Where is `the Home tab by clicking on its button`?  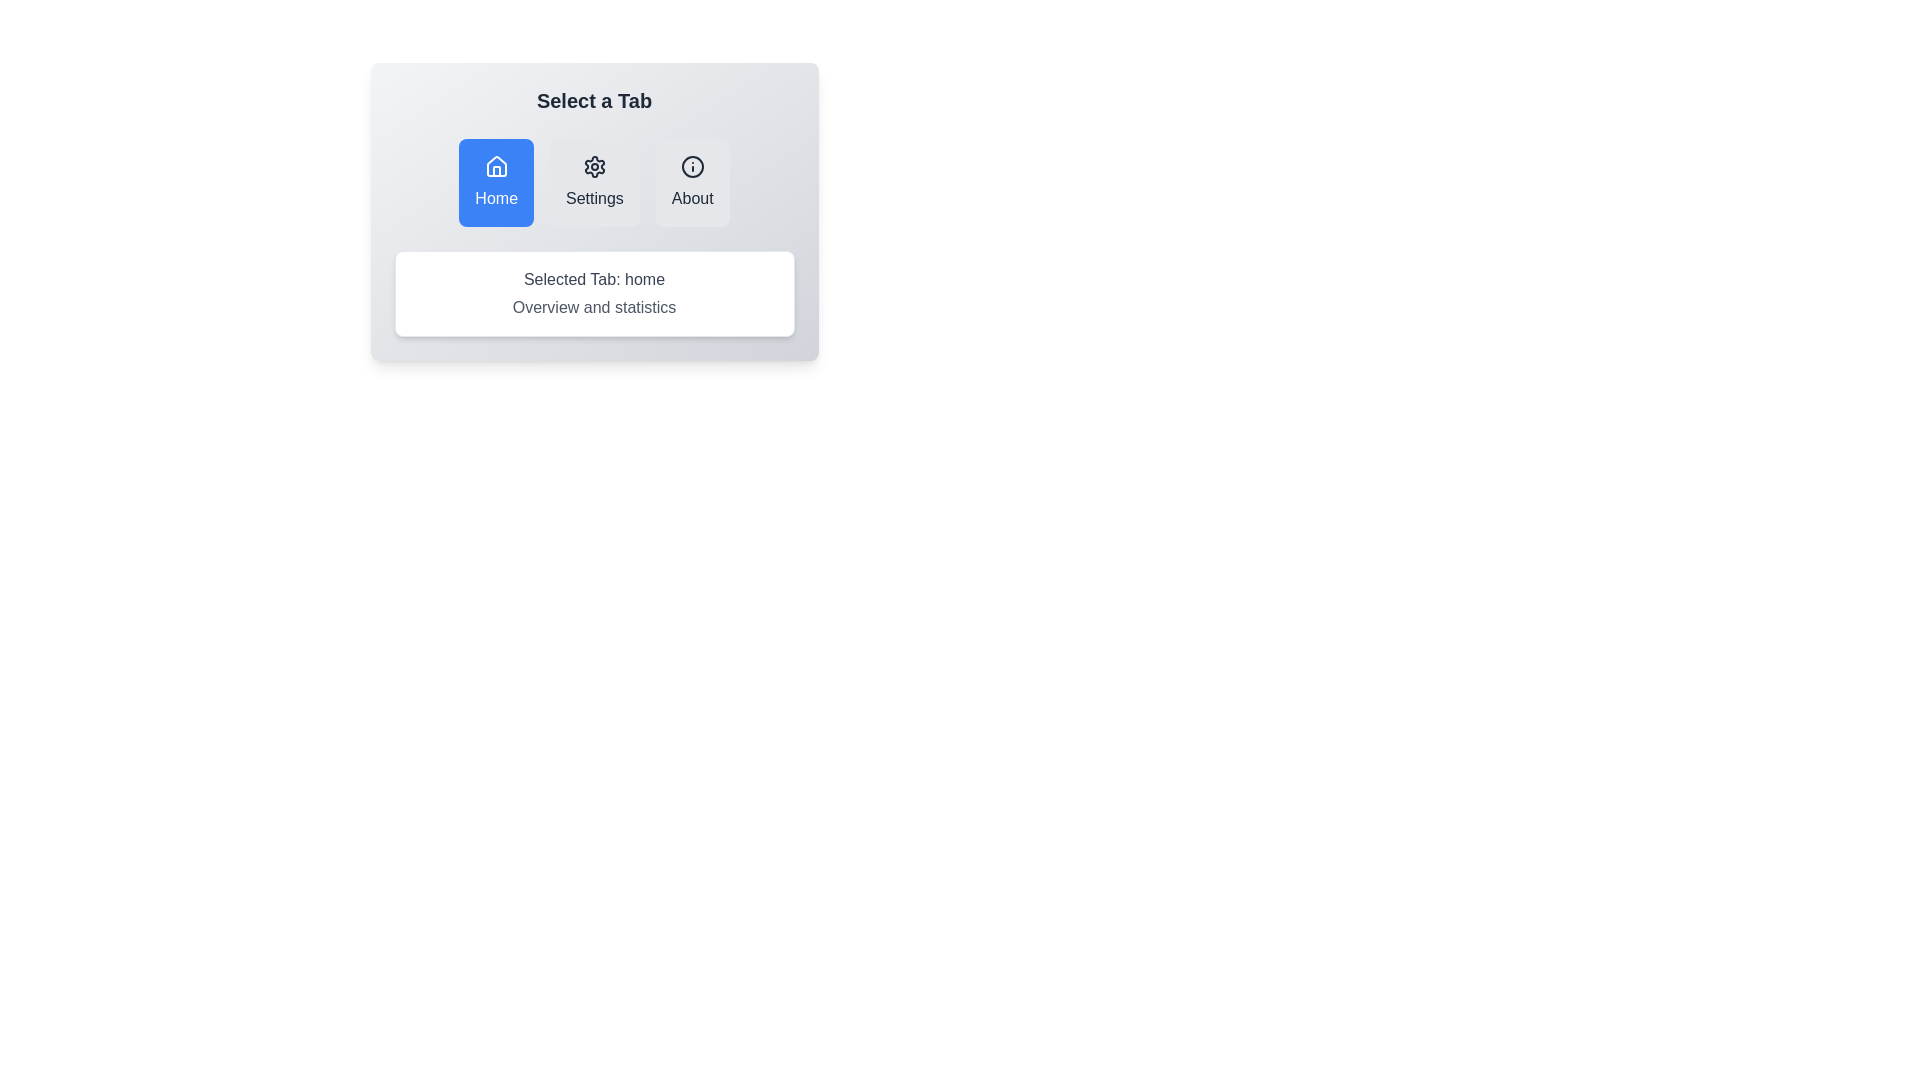
the Home tab by clicking on its button is located at coordinates (496, 182).